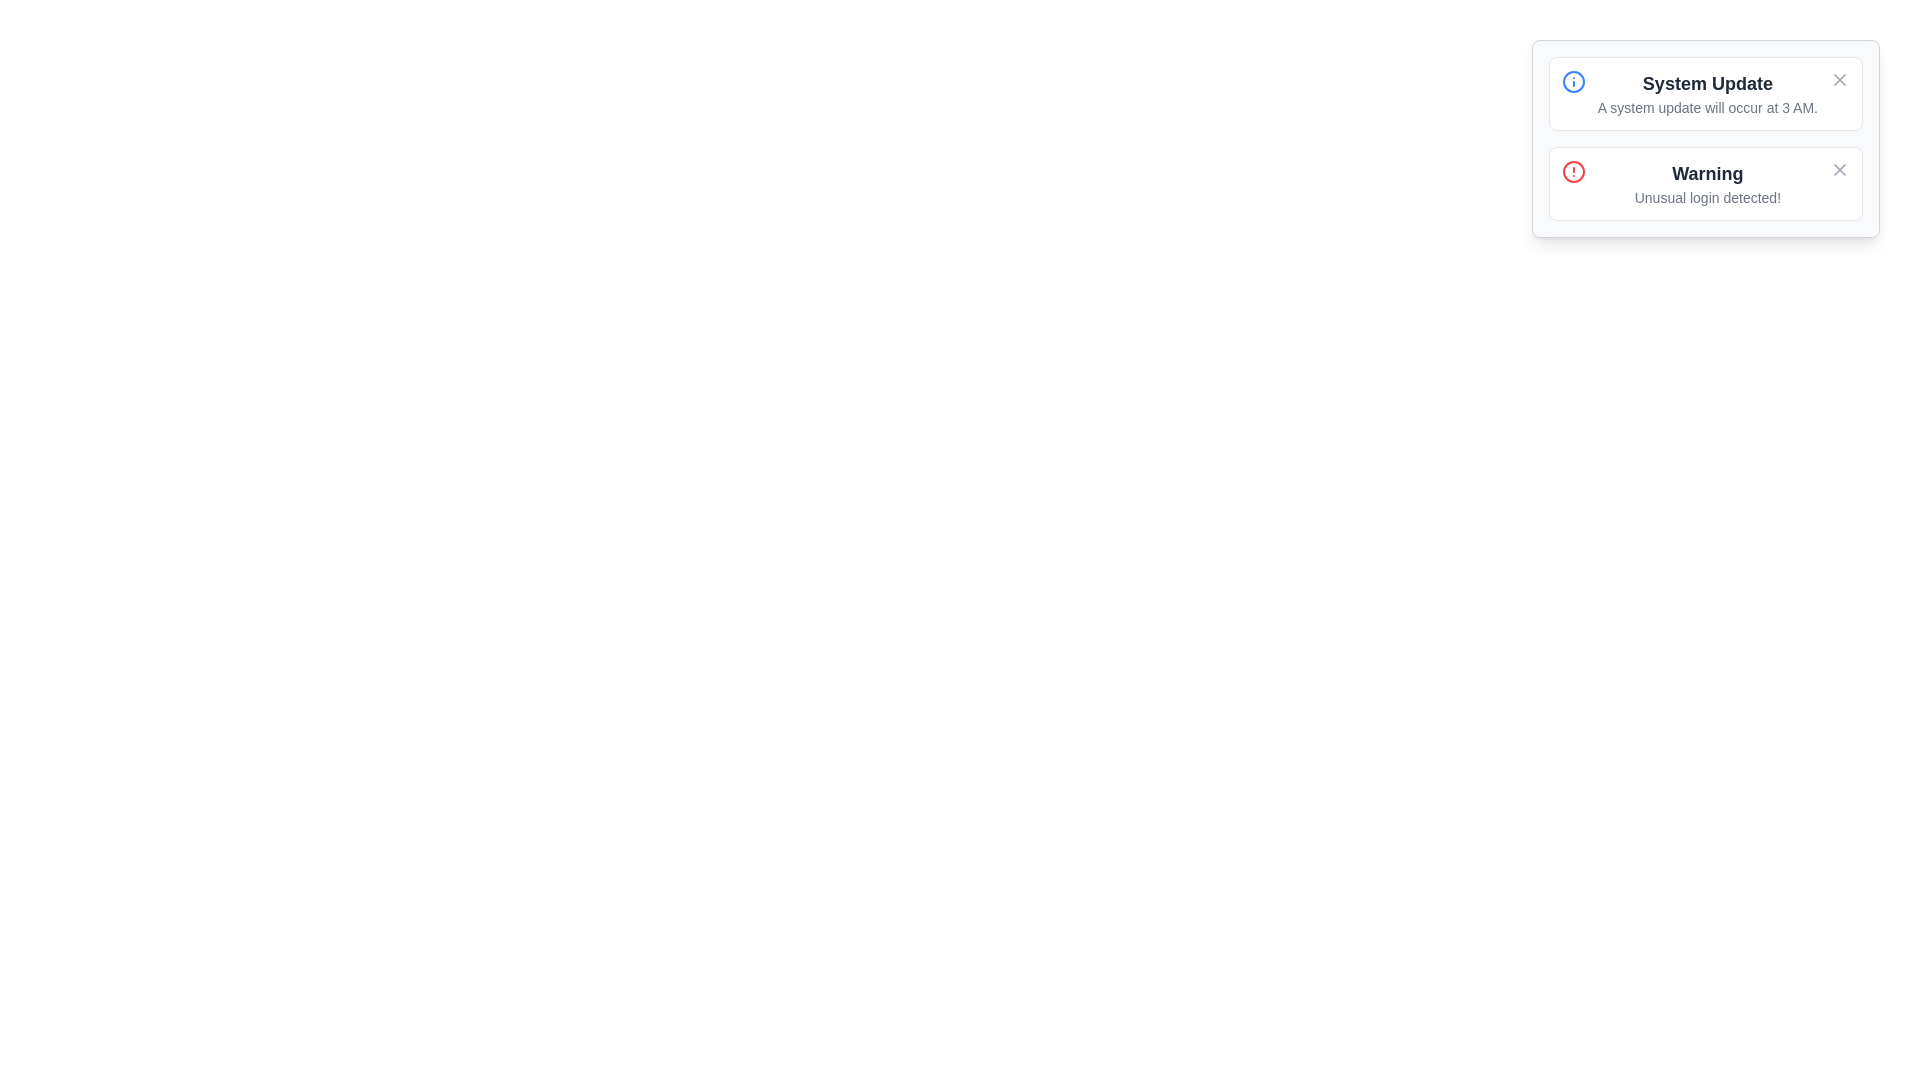 The image size is (1920, 1080). What do you see at coordinates (1706, 83) in the screenshot?
I see `the Text label at the top of the notification card, which summarizes the content of the notification` at bounding box center [1706, 83].